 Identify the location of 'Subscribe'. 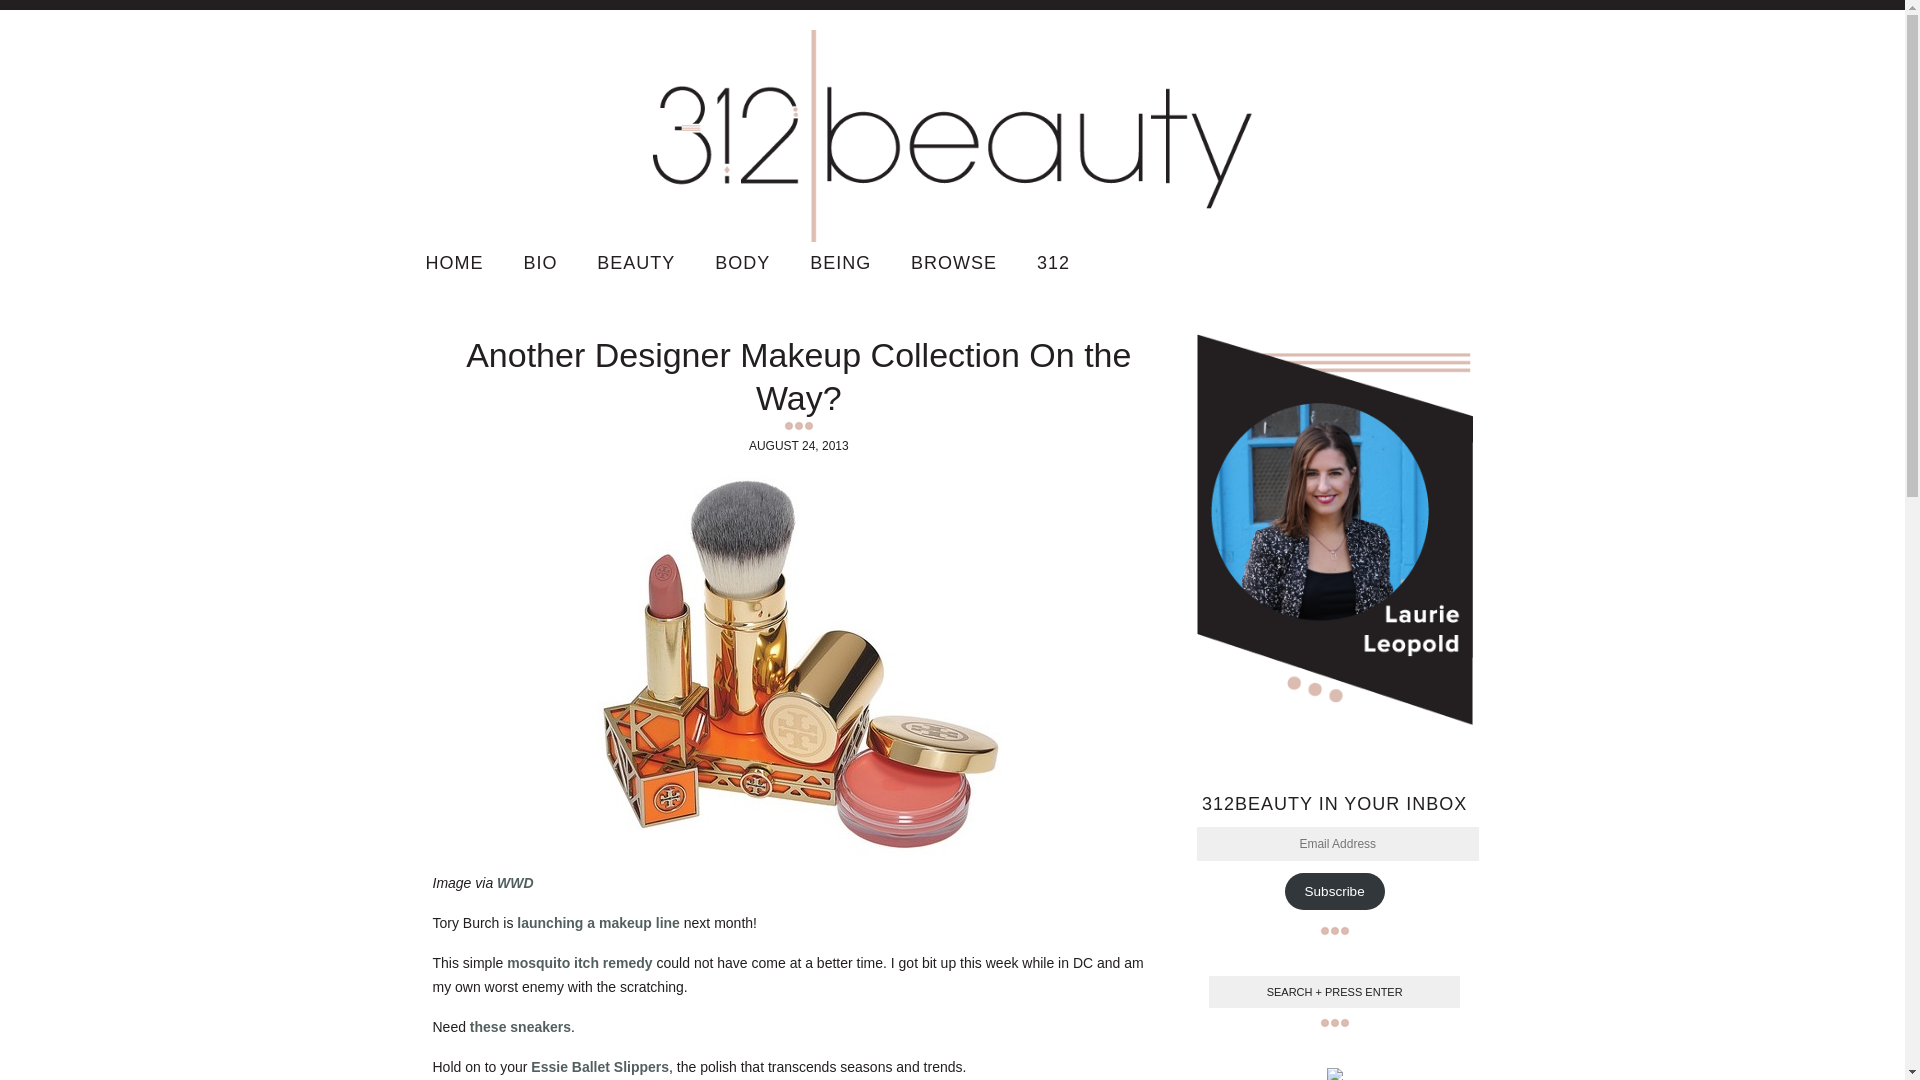
(1334, 890).